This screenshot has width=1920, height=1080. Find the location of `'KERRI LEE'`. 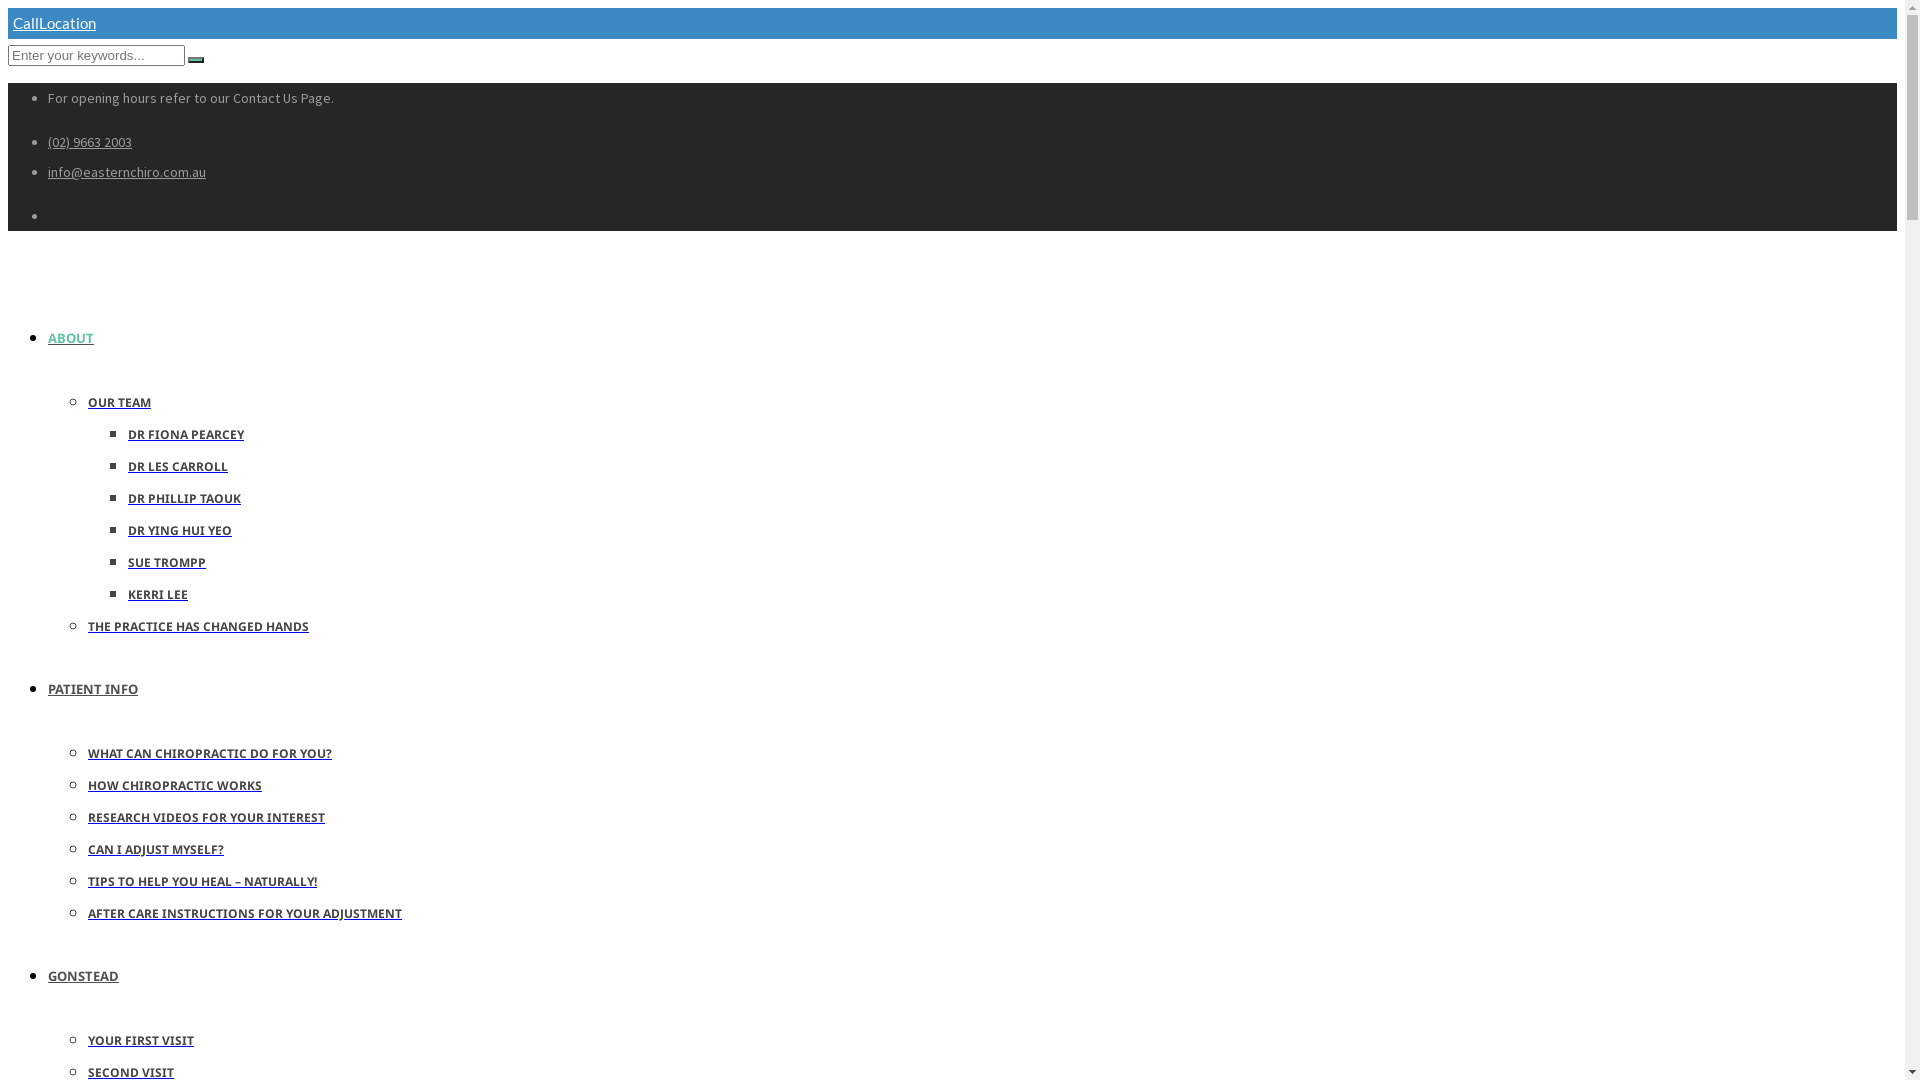

'KERRI LEE' is located at coordinates (157, 593).